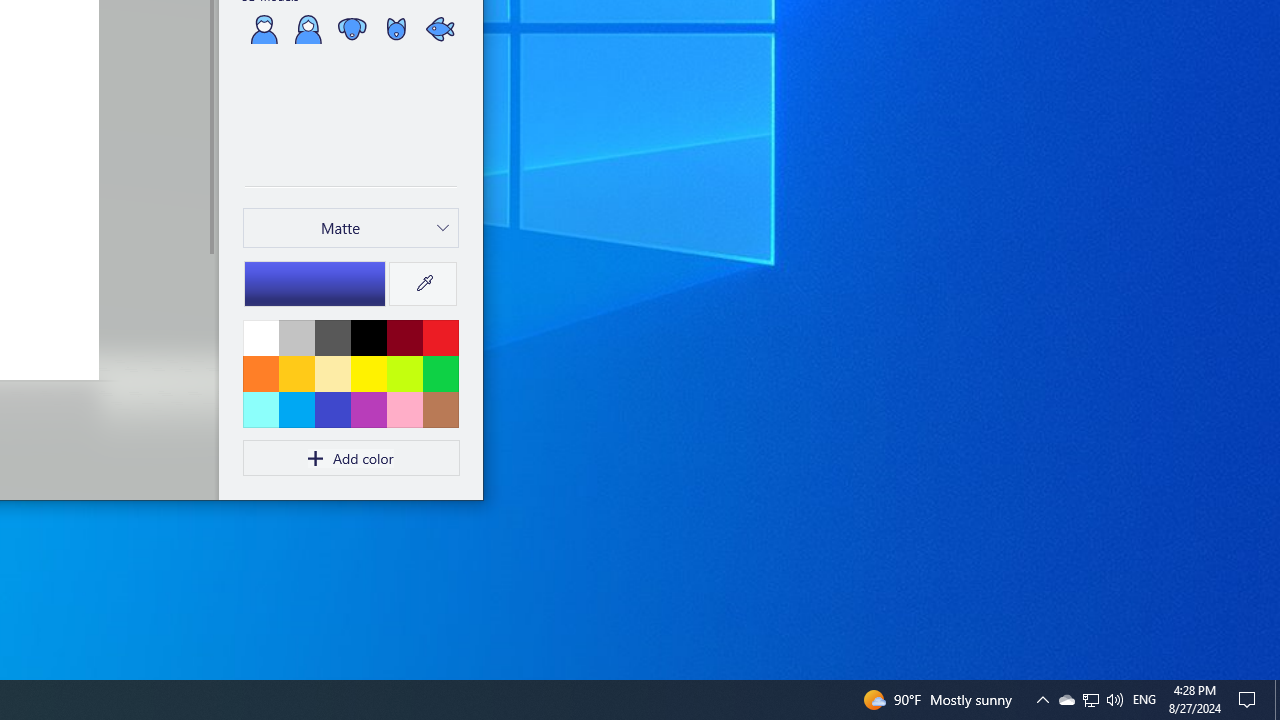  Describe the element at coordinates (439, 336) in the screenshot. I see `'Red'` at that location.